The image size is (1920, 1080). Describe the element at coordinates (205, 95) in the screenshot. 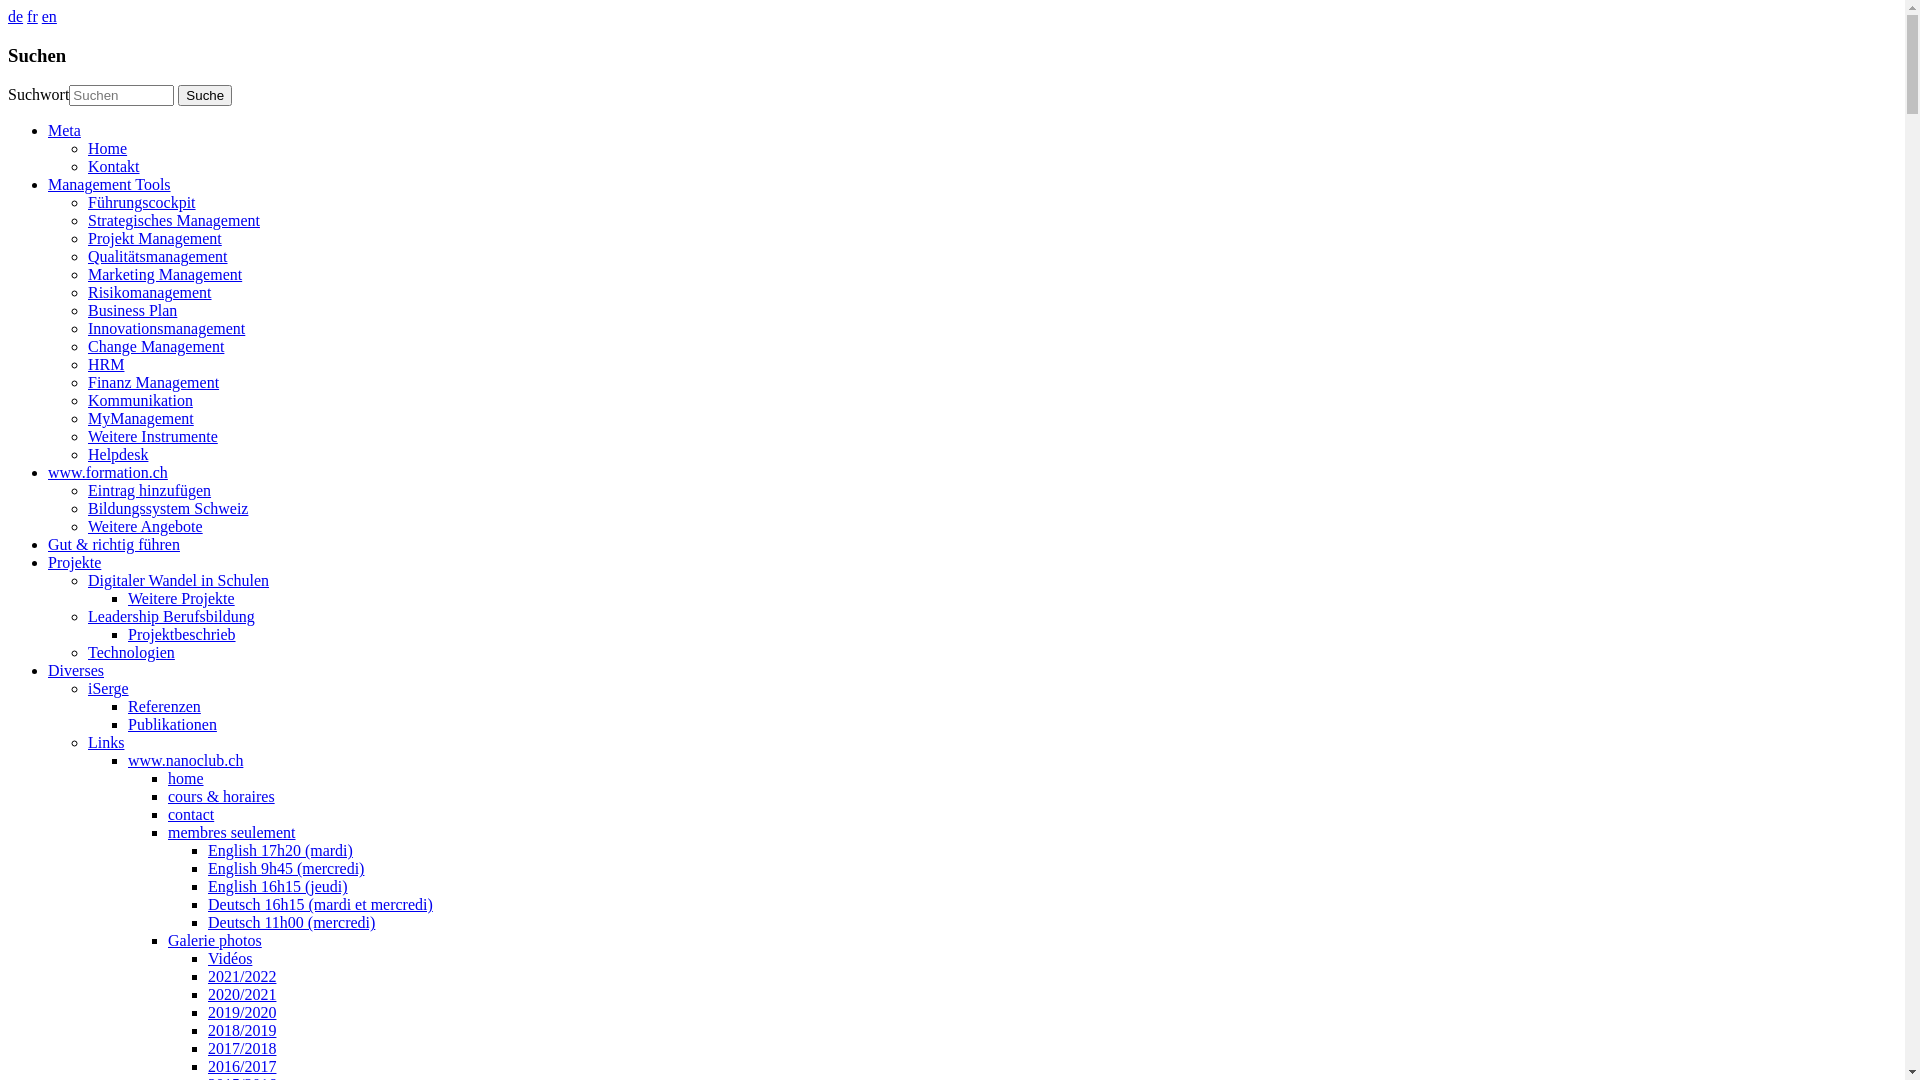

I see `'Suche'` at that location.